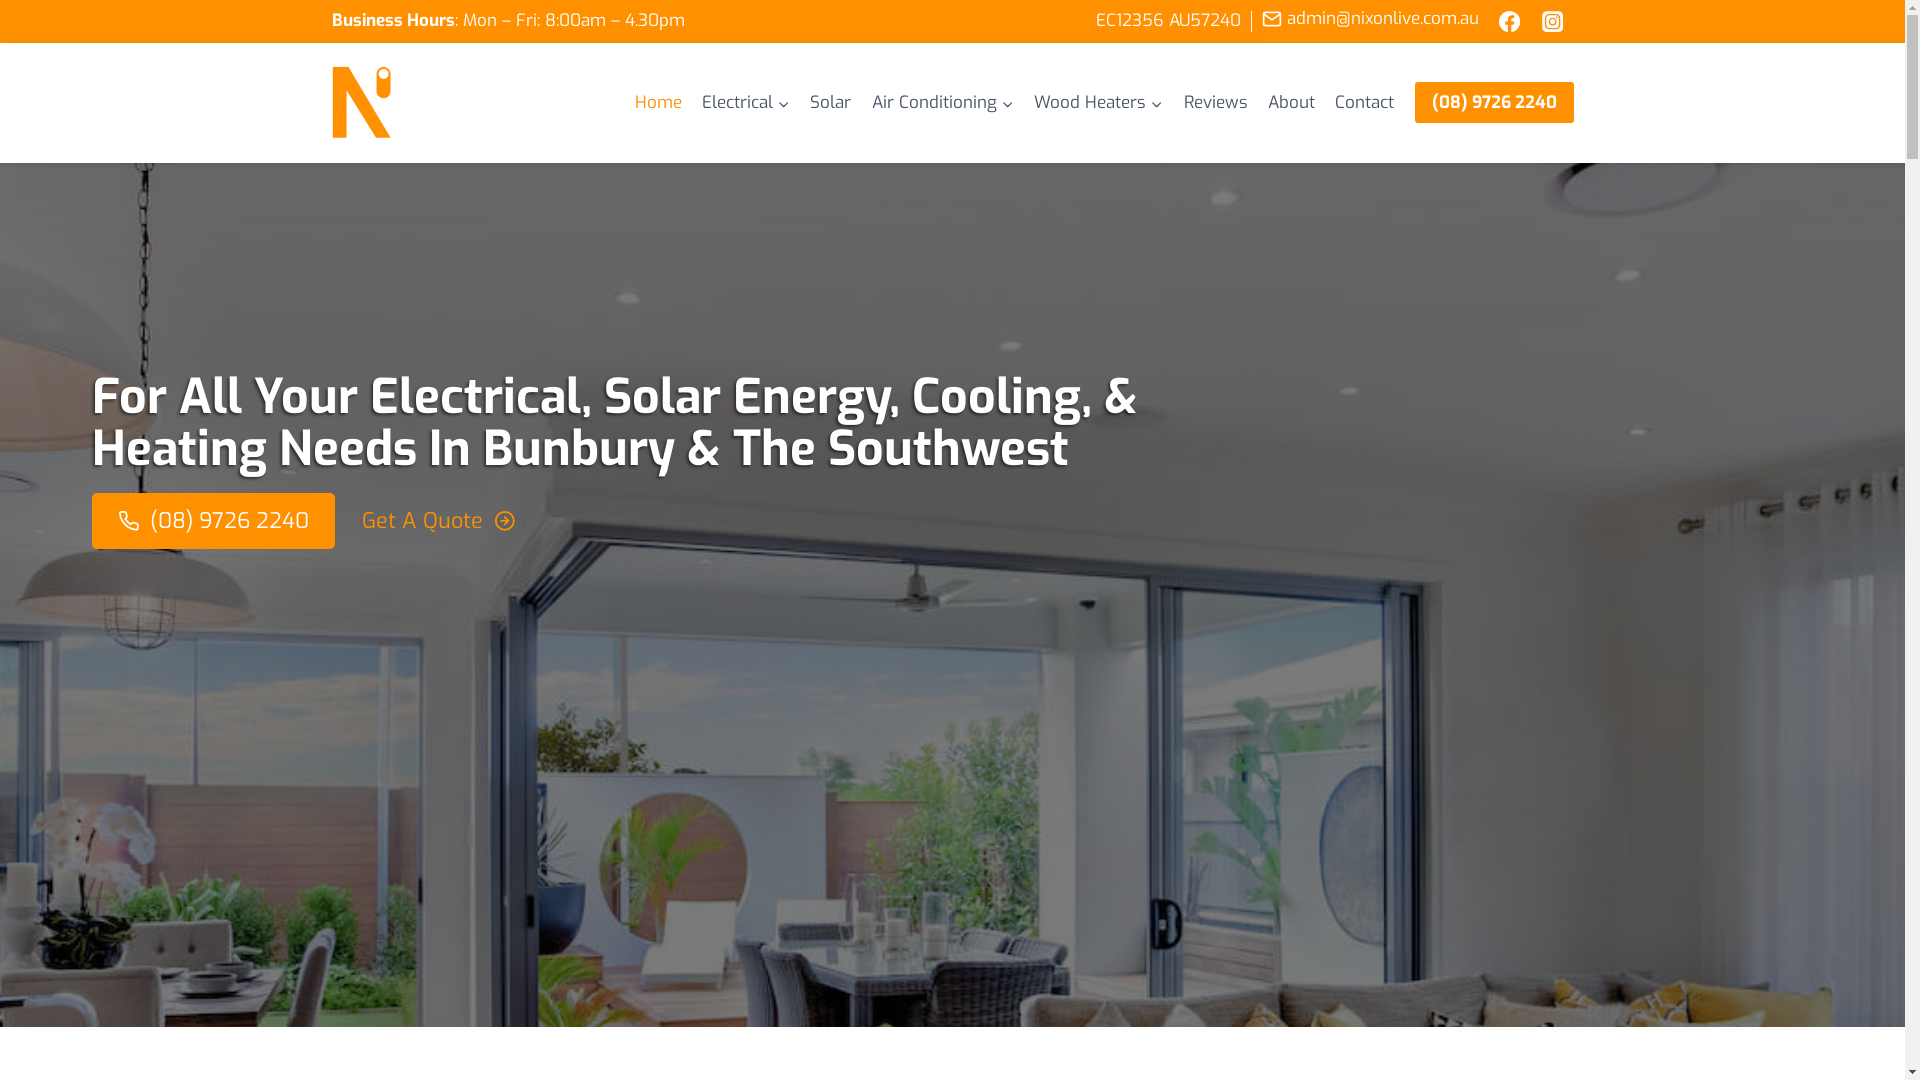  What do you see at coordinates (657, 101) in the screenshot?
I see `'Home'` at bounding box center [657, 101].